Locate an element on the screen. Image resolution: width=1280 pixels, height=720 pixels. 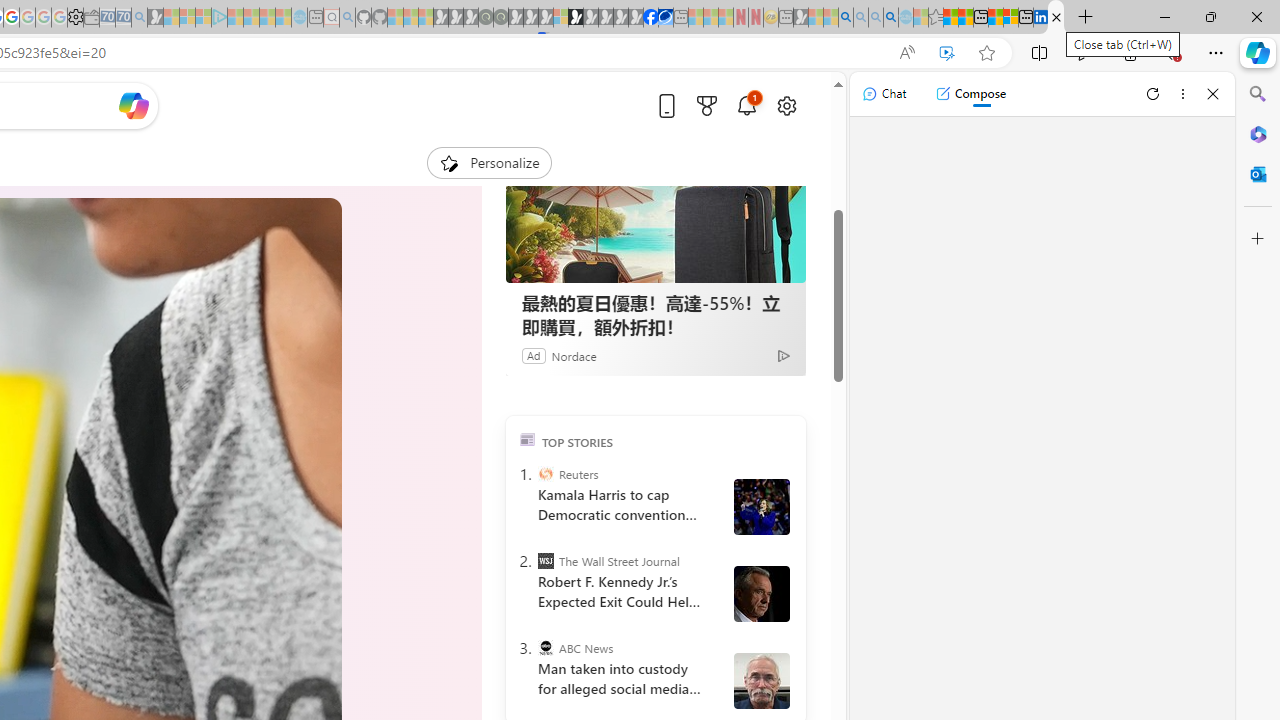
'The Wall Street Journal' is located at coordinates (545, 560).